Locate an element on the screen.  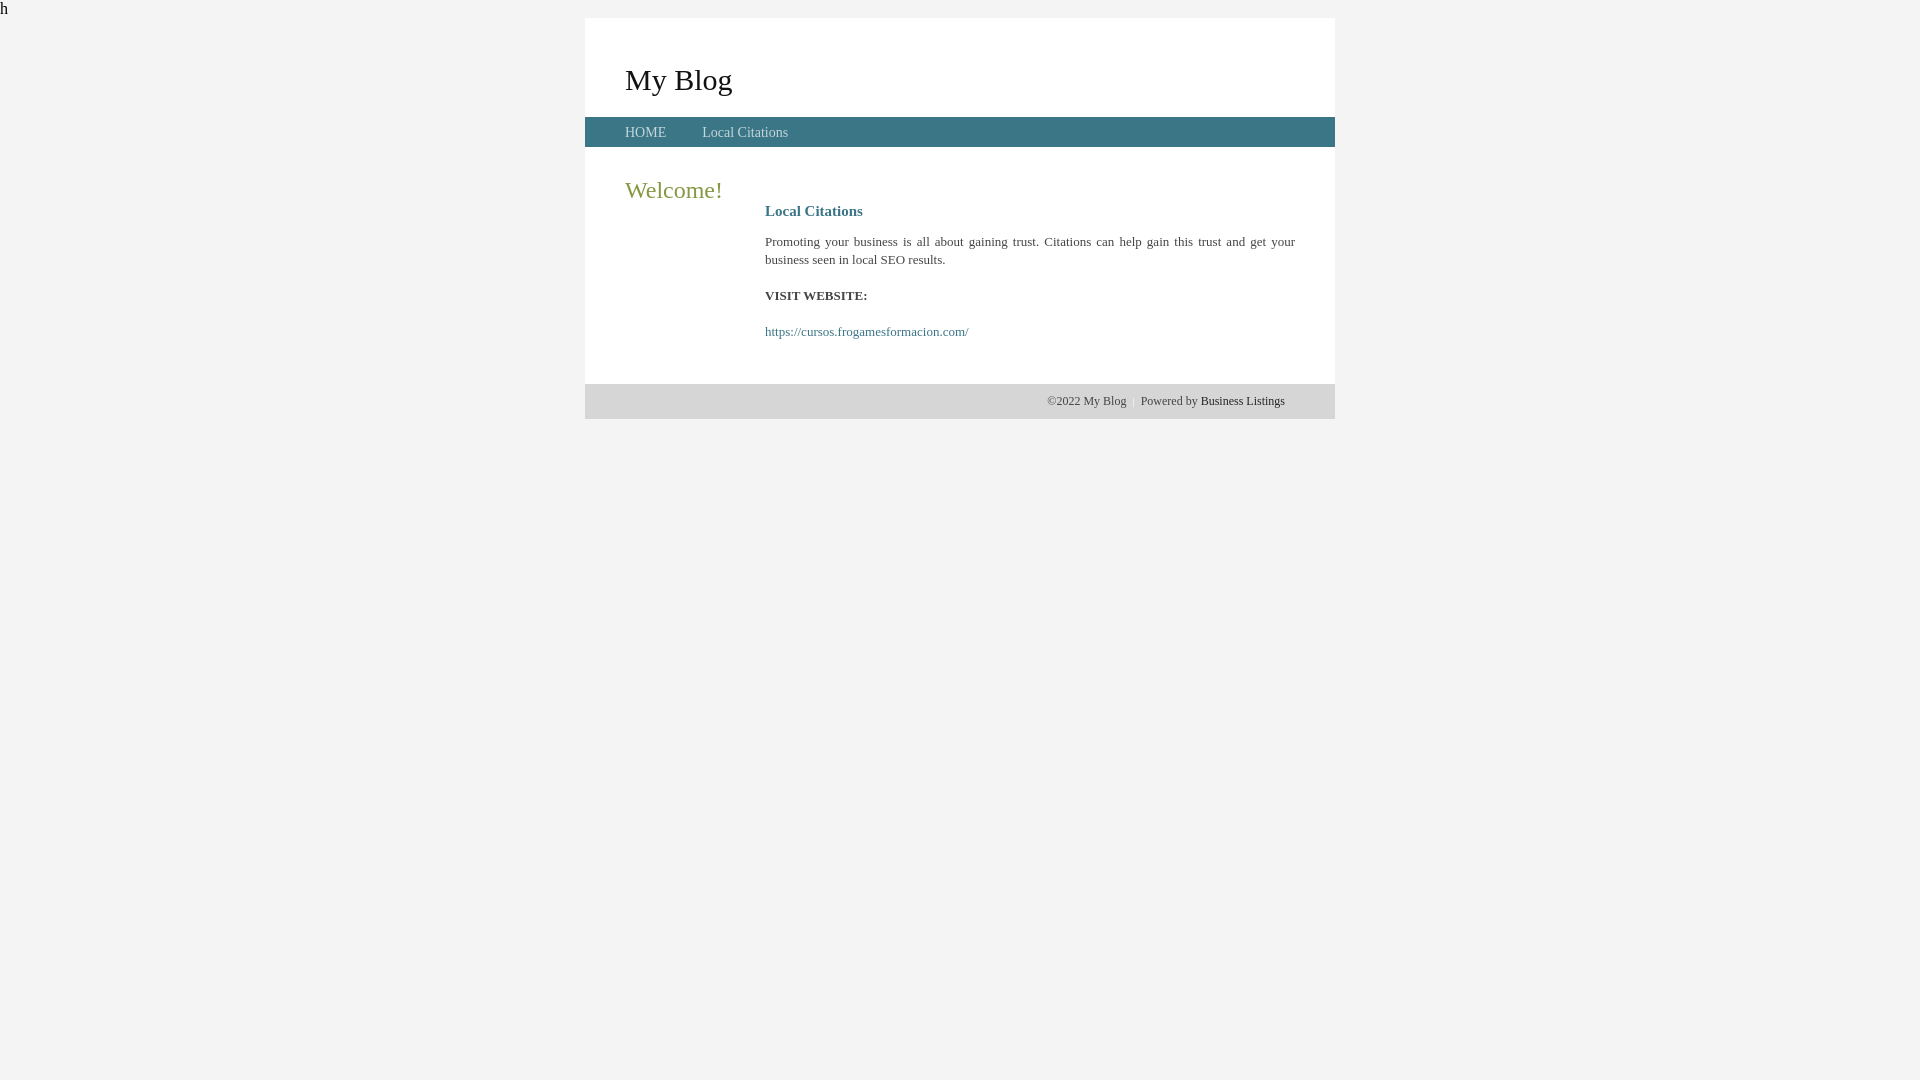
'My Blog' is located at coordinates (678, 78).